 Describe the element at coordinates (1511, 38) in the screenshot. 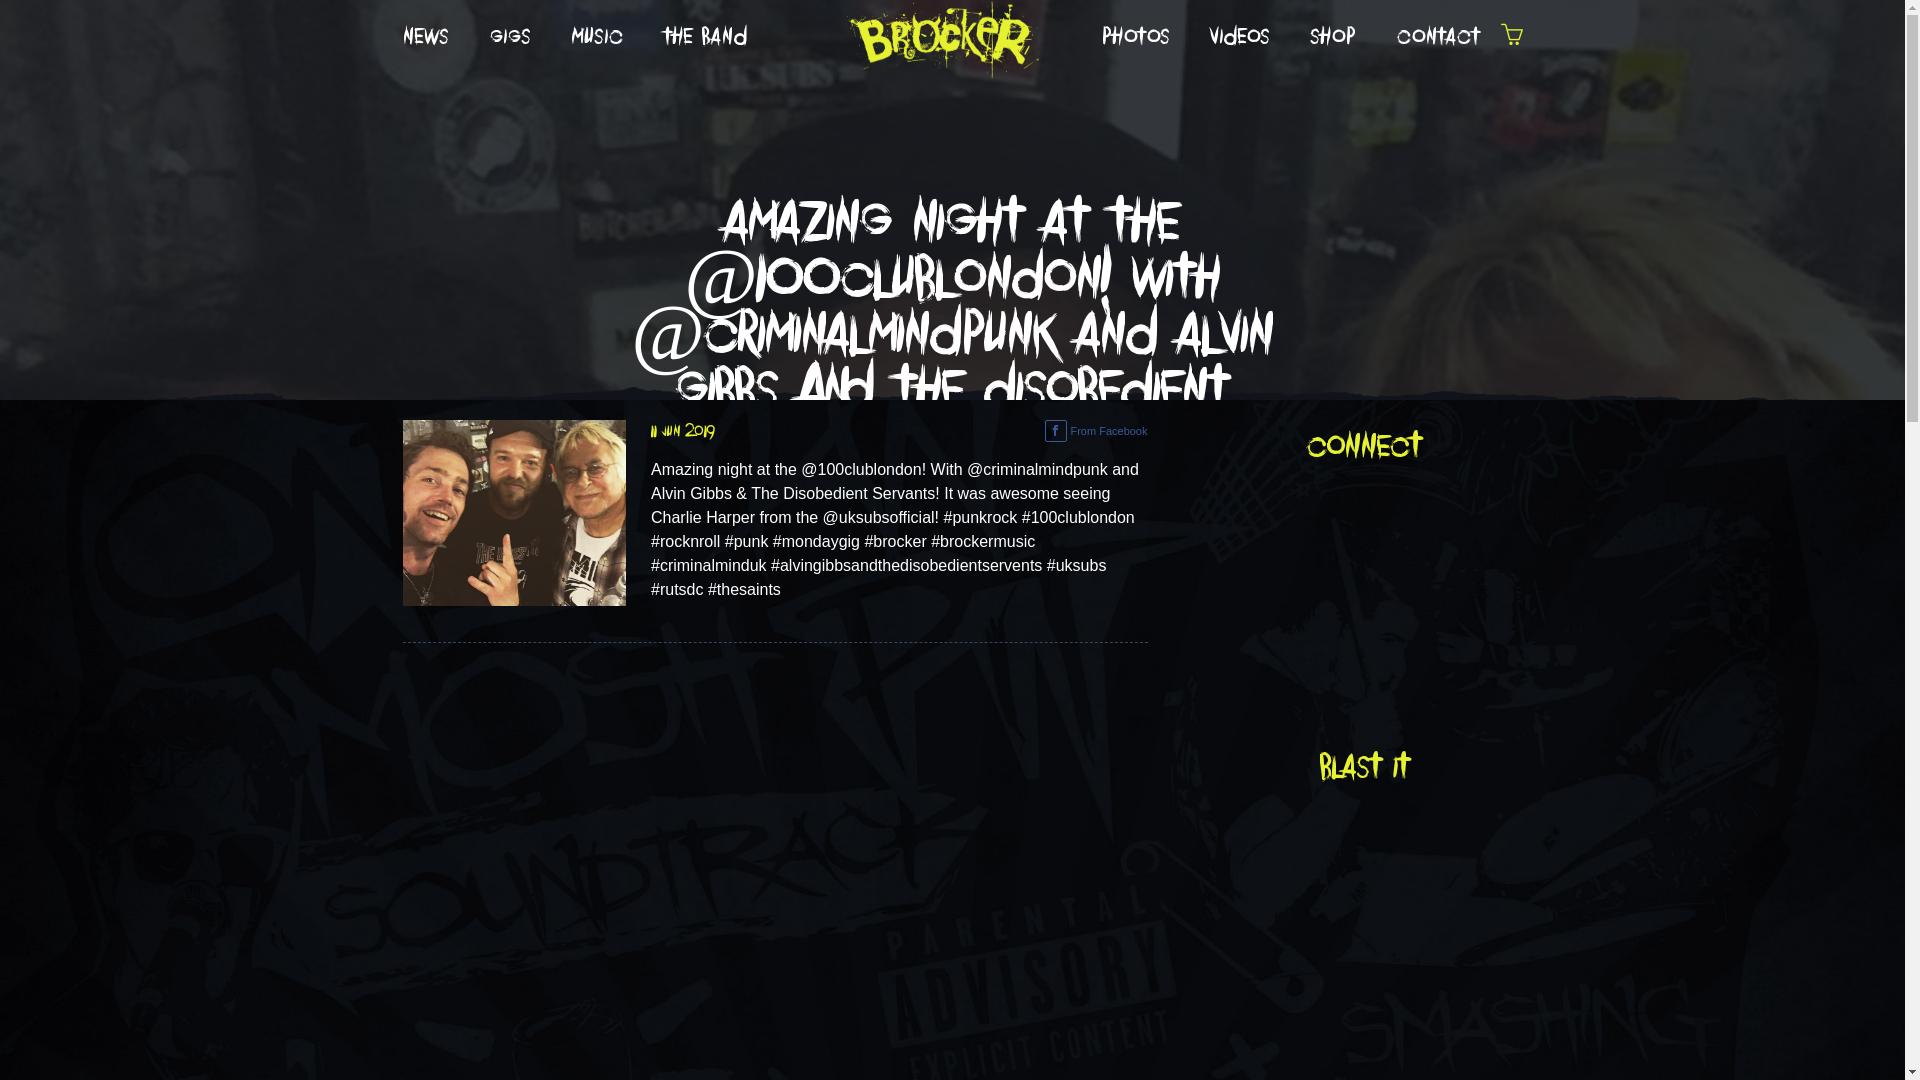

I see `'Menu'` at that location.